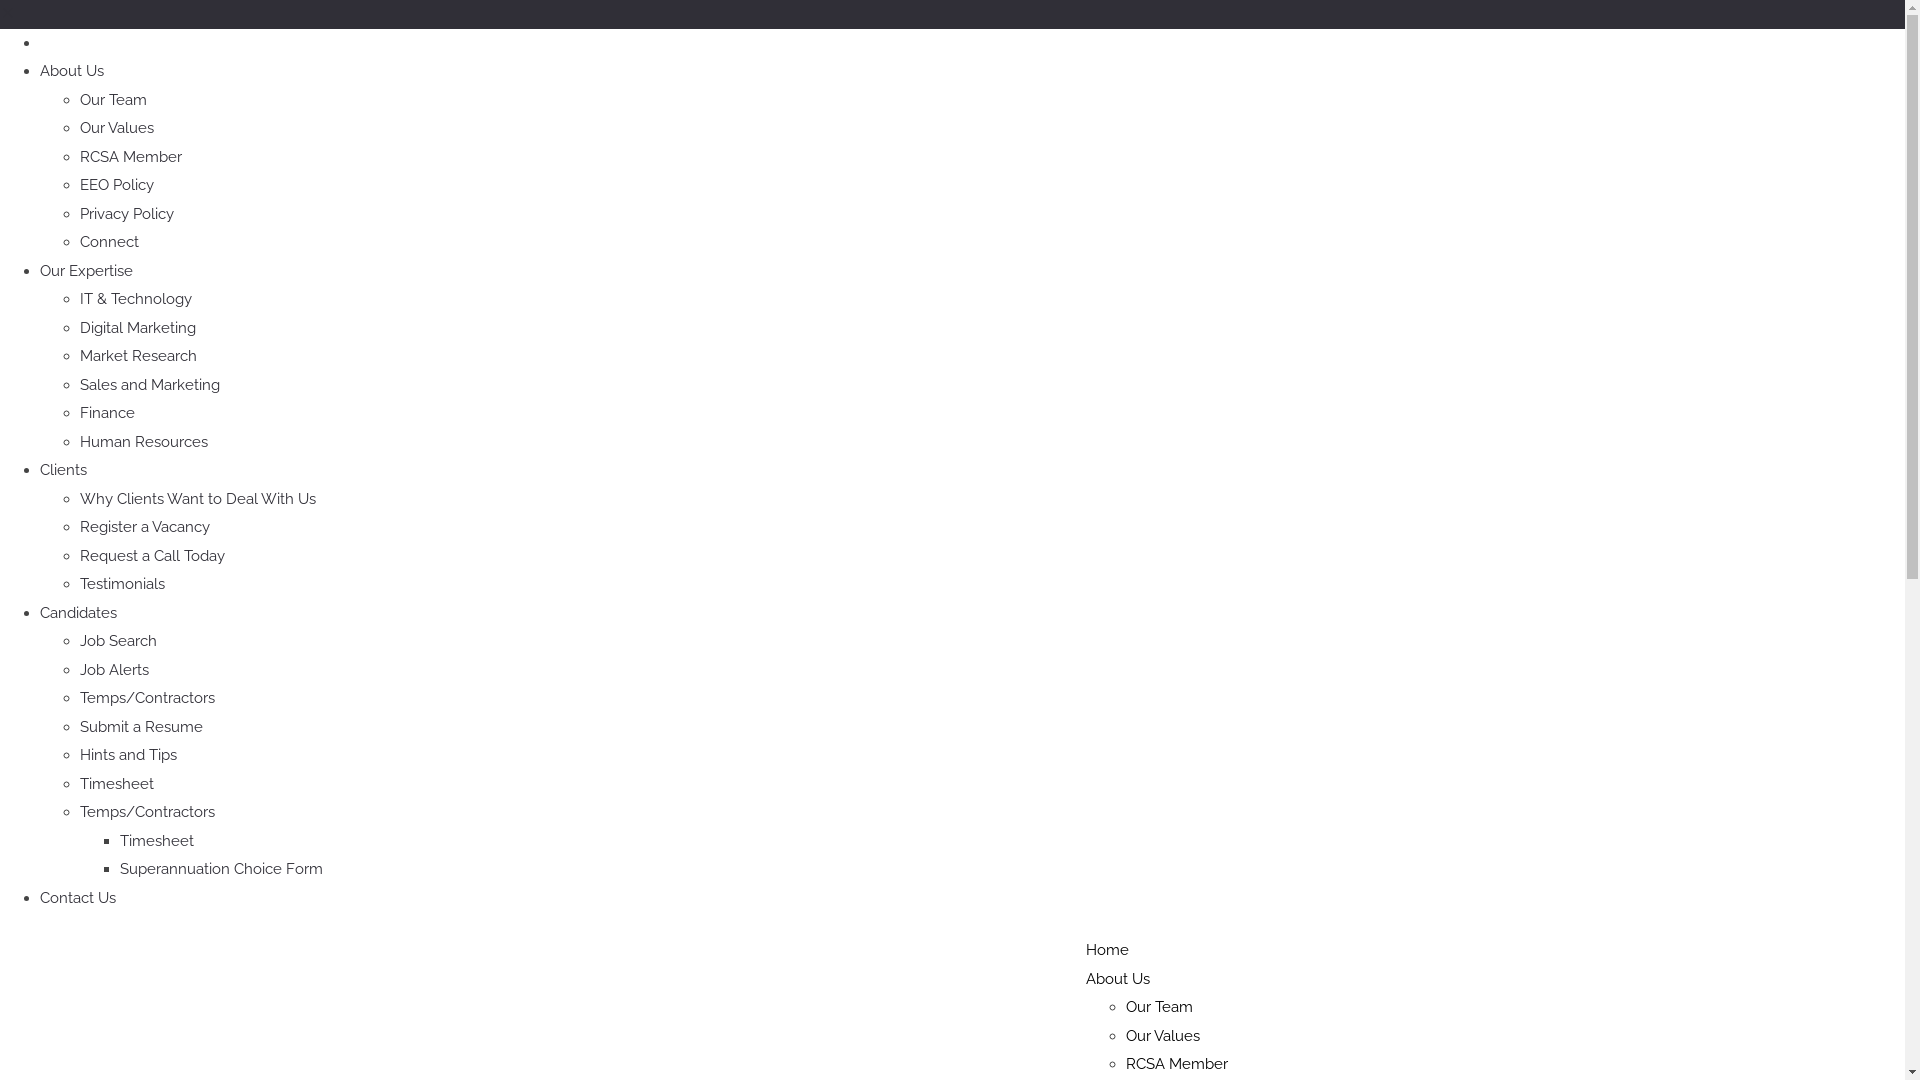  Describe the element at coordinates (1106, 948) in the screenshot. I see `'Home'` at that location.